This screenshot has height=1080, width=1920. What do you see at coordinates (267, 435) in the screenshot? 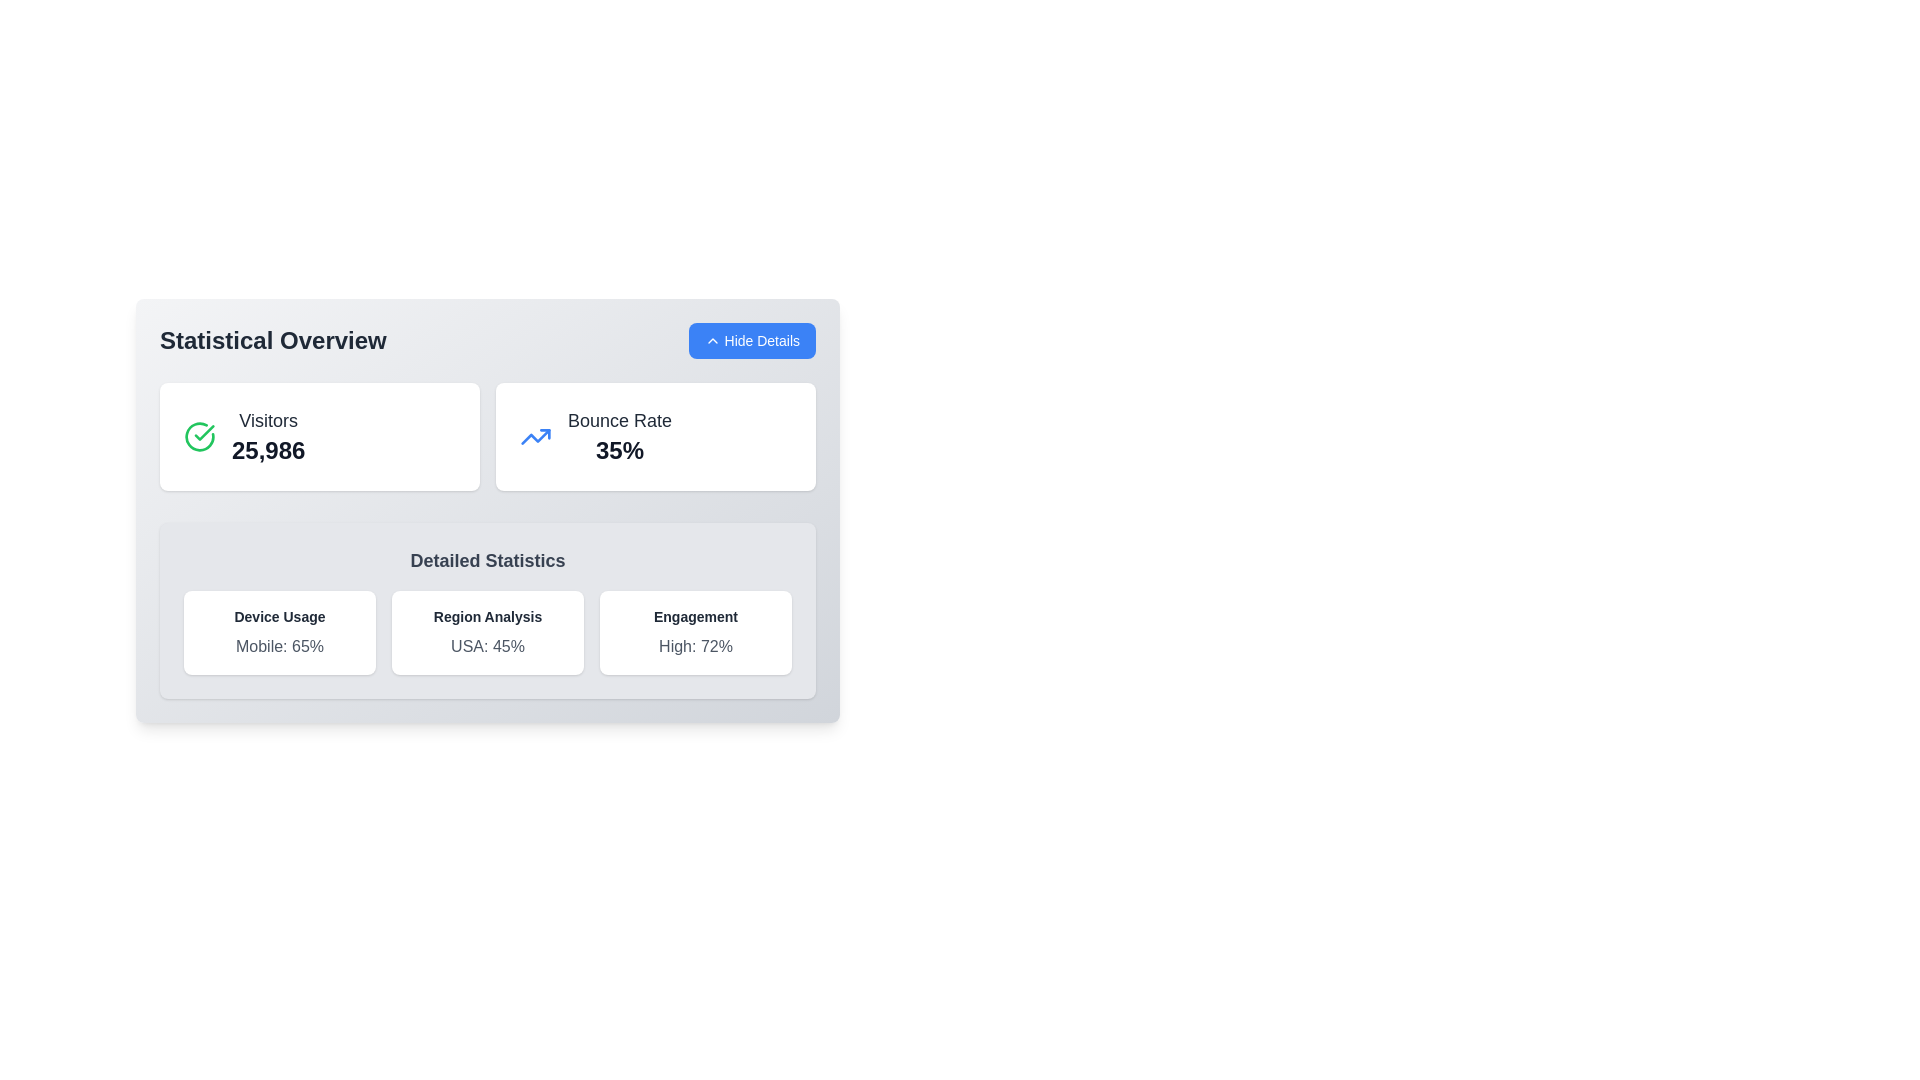
I see `the Information Display showing '25,986' visitors, which is located beneath the label 'Visitors' in a bold font` at bounding box center [267, 435].